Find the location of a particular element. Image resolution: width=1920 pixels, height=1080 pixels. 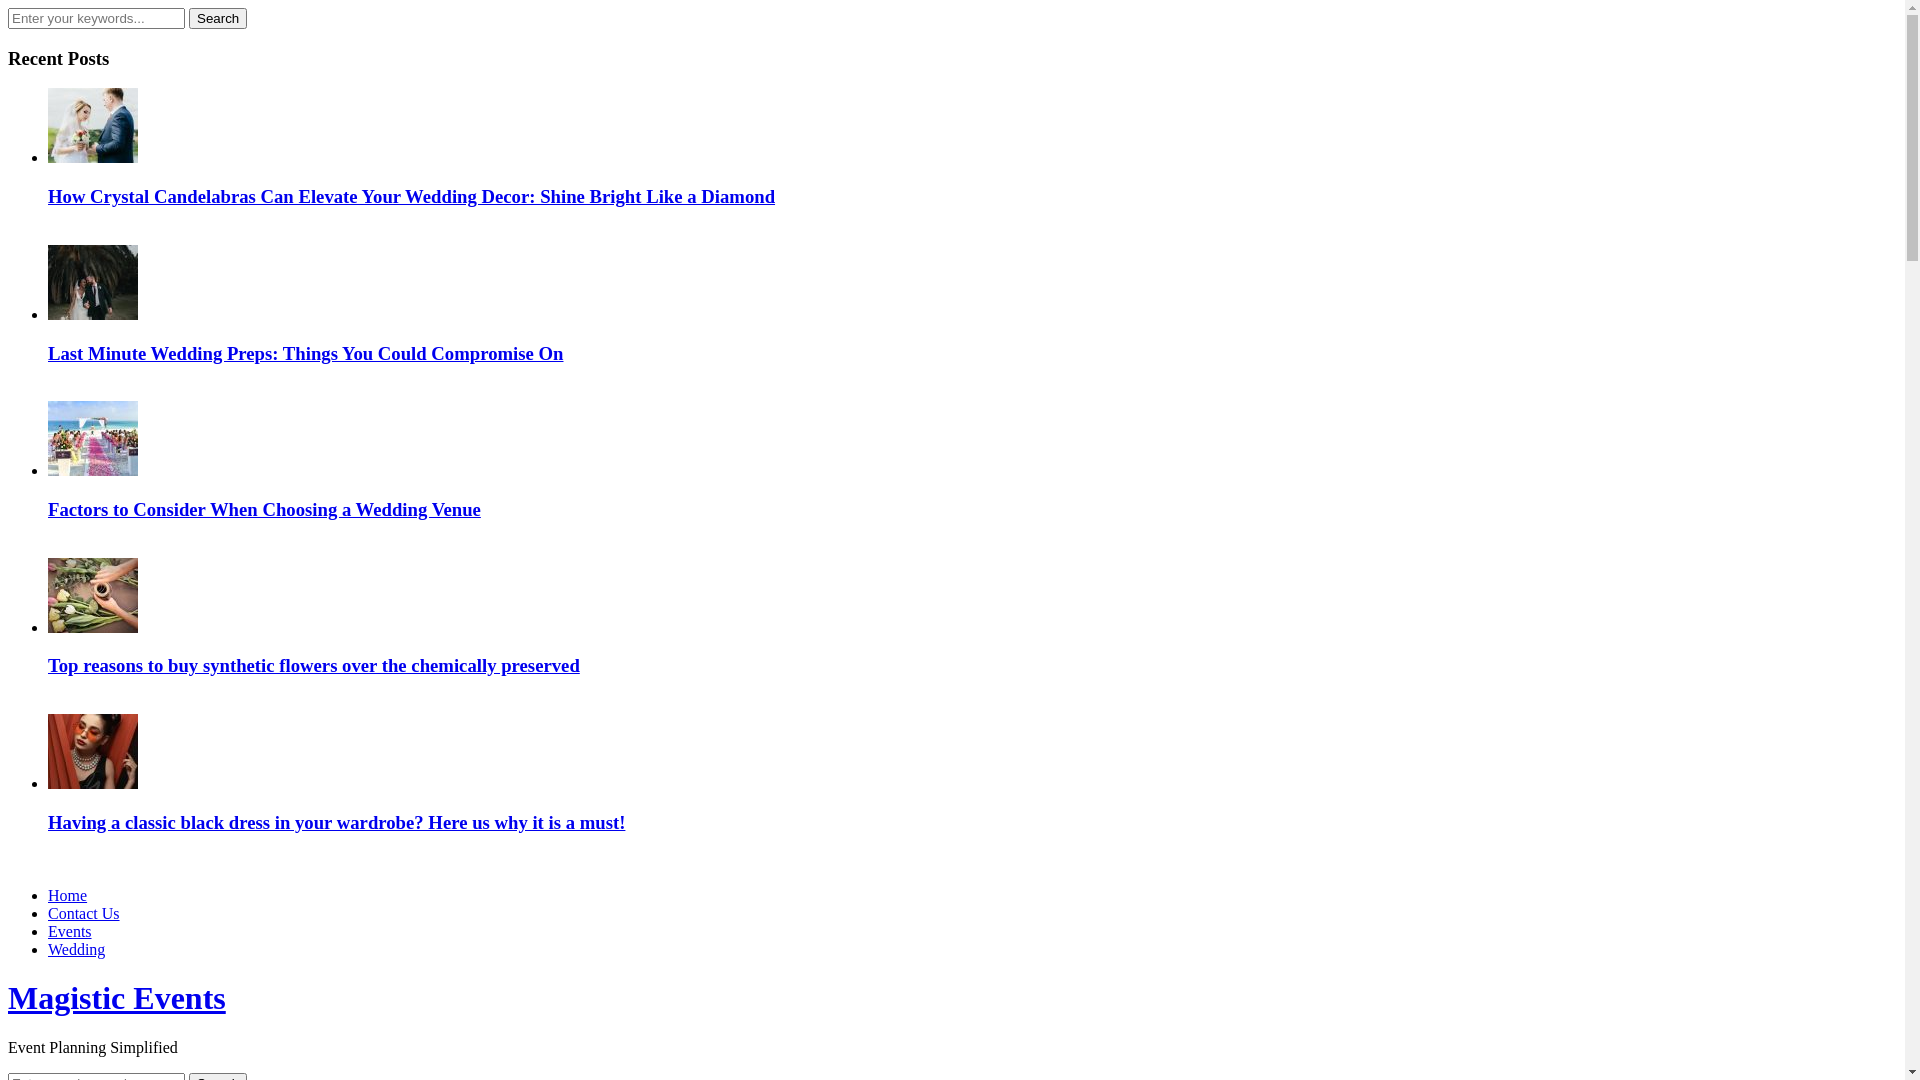

'Factors to Consider When Choosing a Wedding Venue' is located at coordinates (263, 508).